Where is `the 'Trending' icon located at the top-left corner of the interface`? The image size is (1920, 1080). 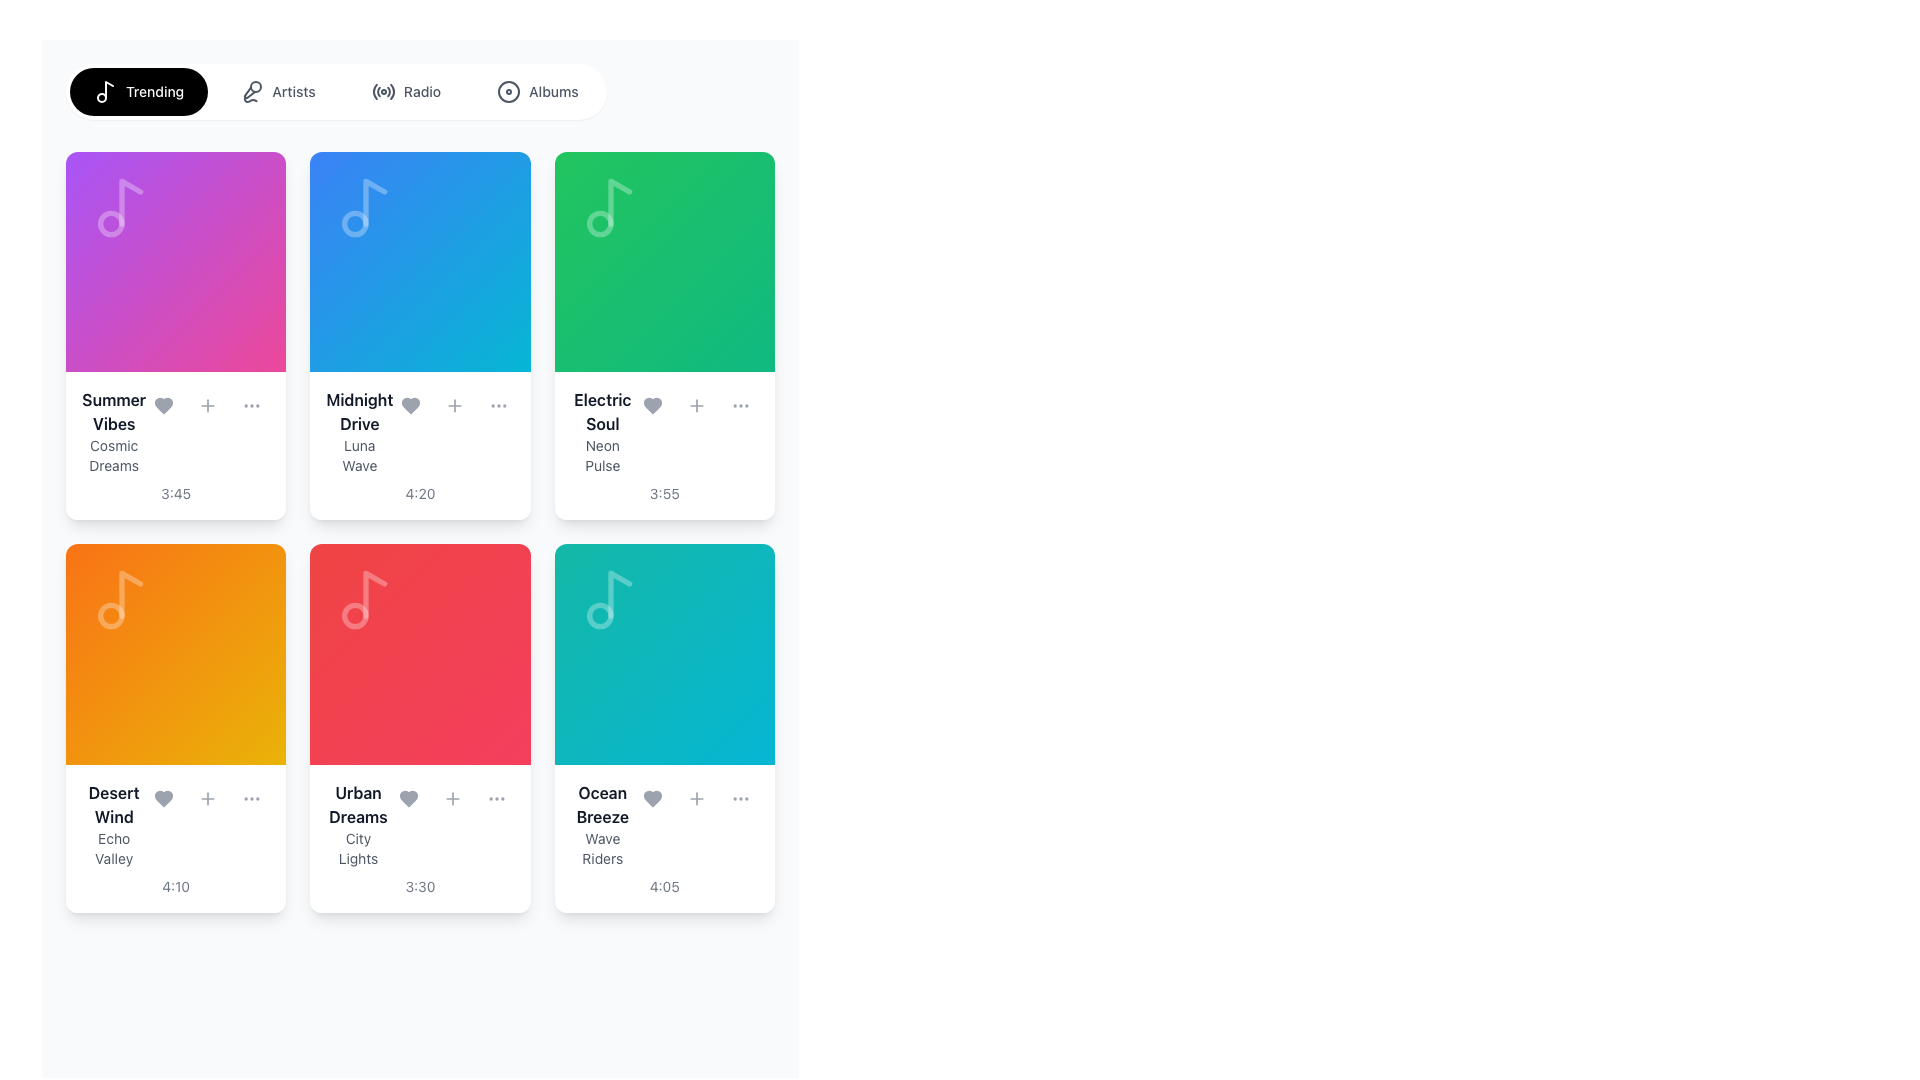 the 'Trending' icon located at the top-left corner of the interface is located at coordinates (104, 92).